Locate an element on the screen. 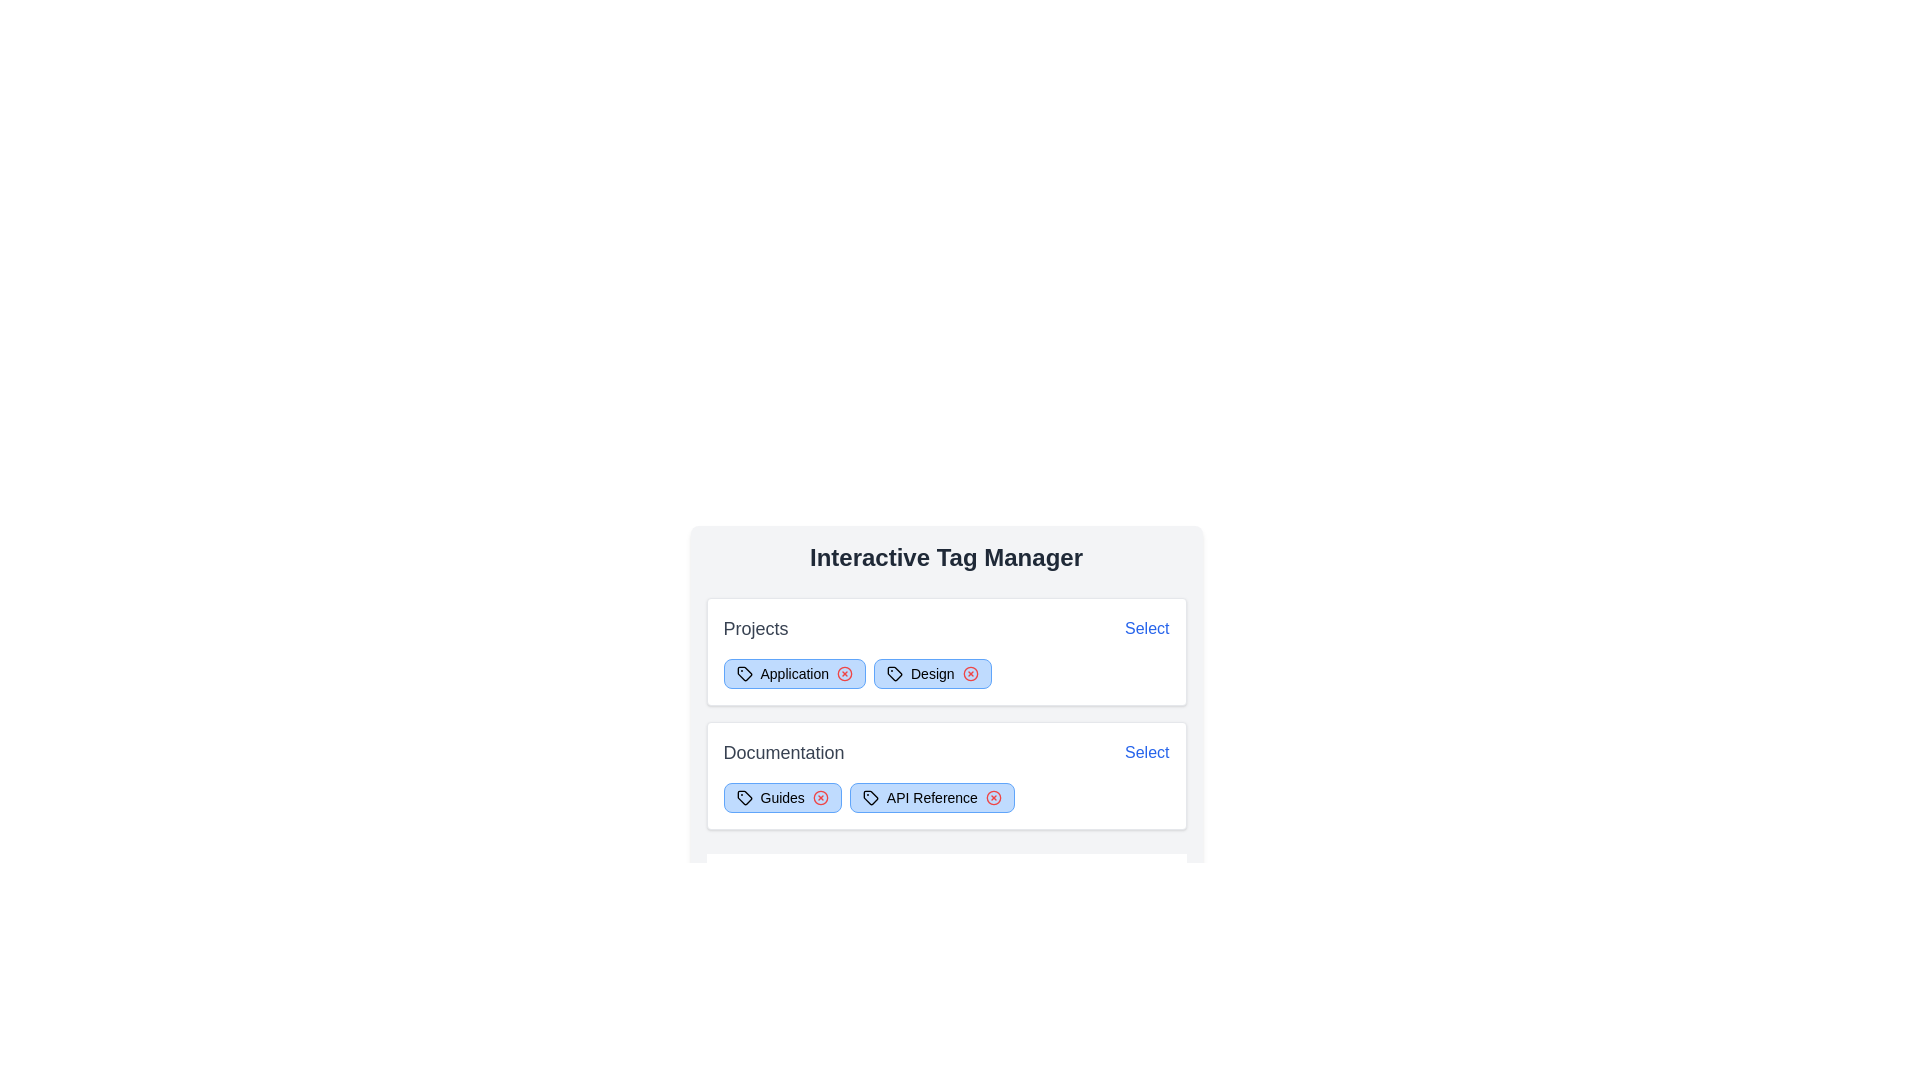  the text label that indicates a category or topic, positioned in the second row below the 'Interactive Tag Manager' heading, to the left of the 'Select' button is located at coordinates (783, 752).